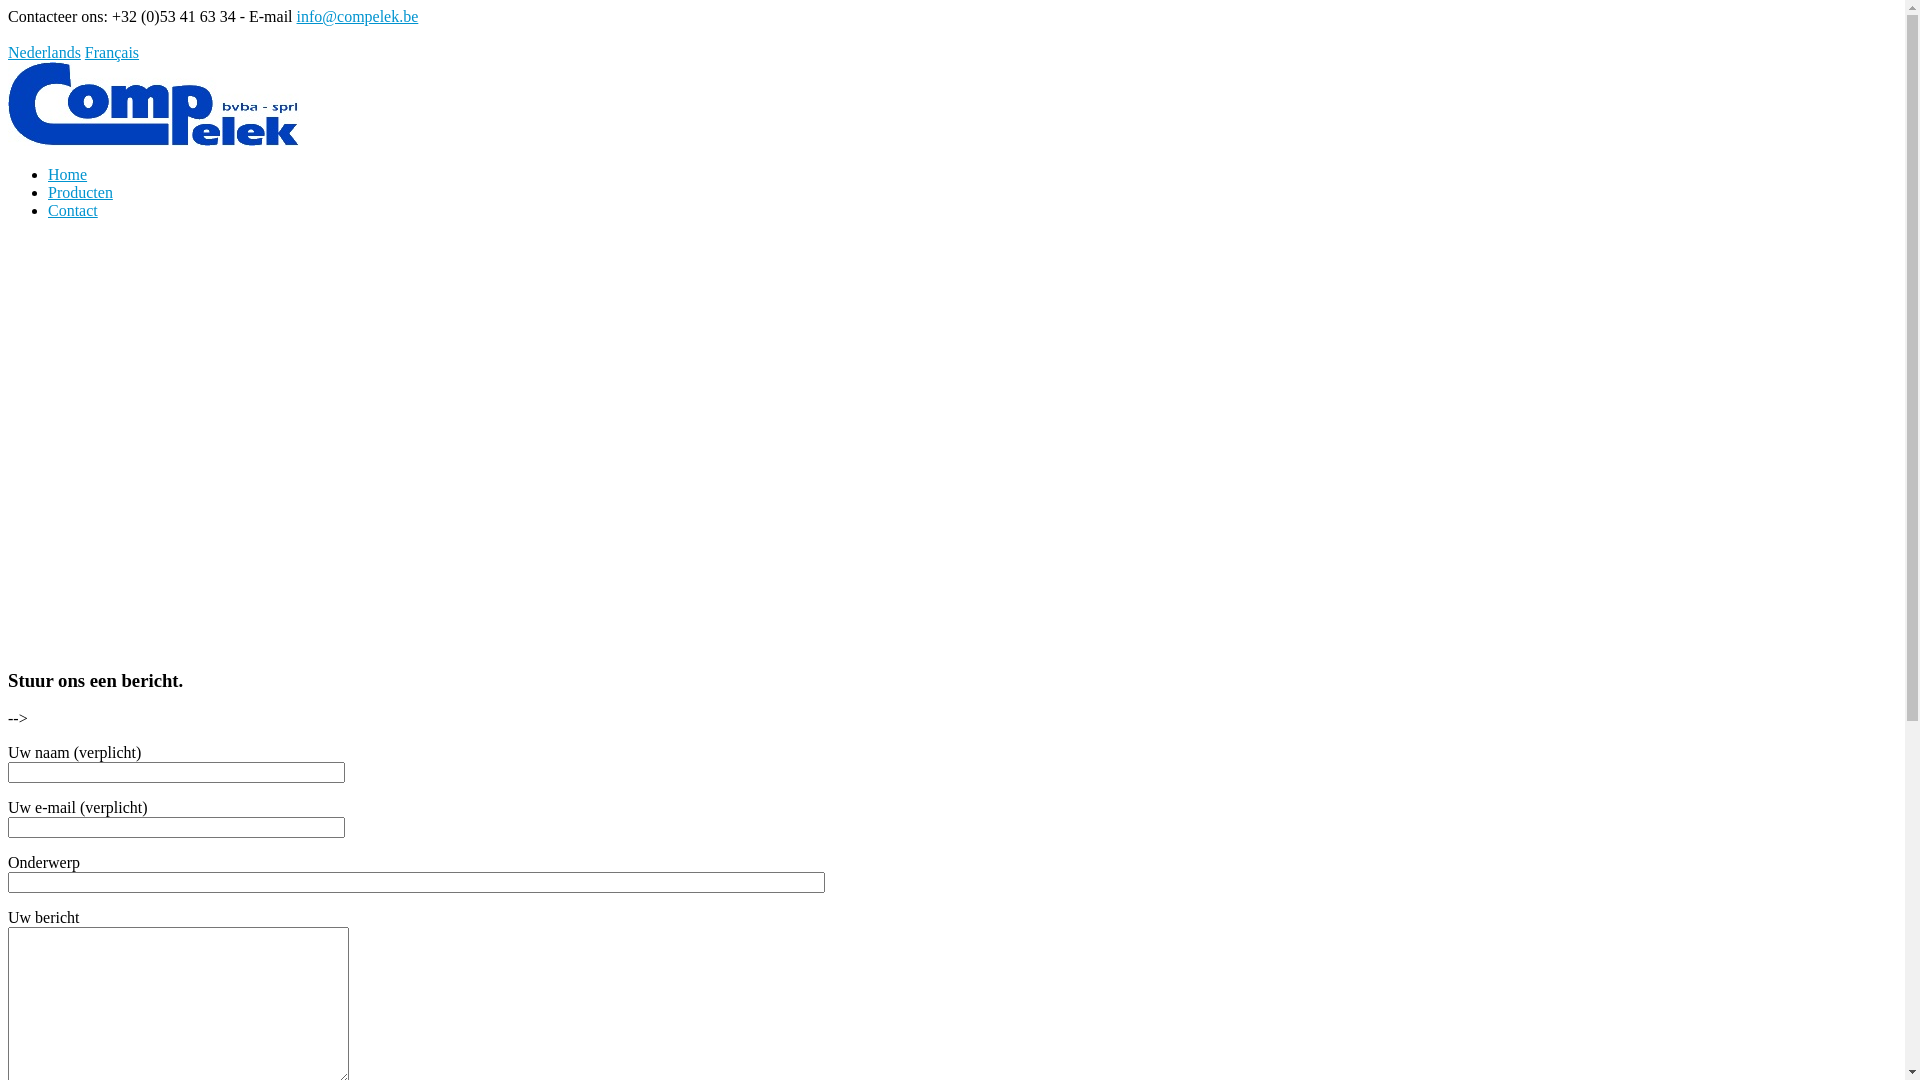 The width and height of the screenshot is (1920, 1080). I want to click on 'info@compelek.be', so click(358, 16).